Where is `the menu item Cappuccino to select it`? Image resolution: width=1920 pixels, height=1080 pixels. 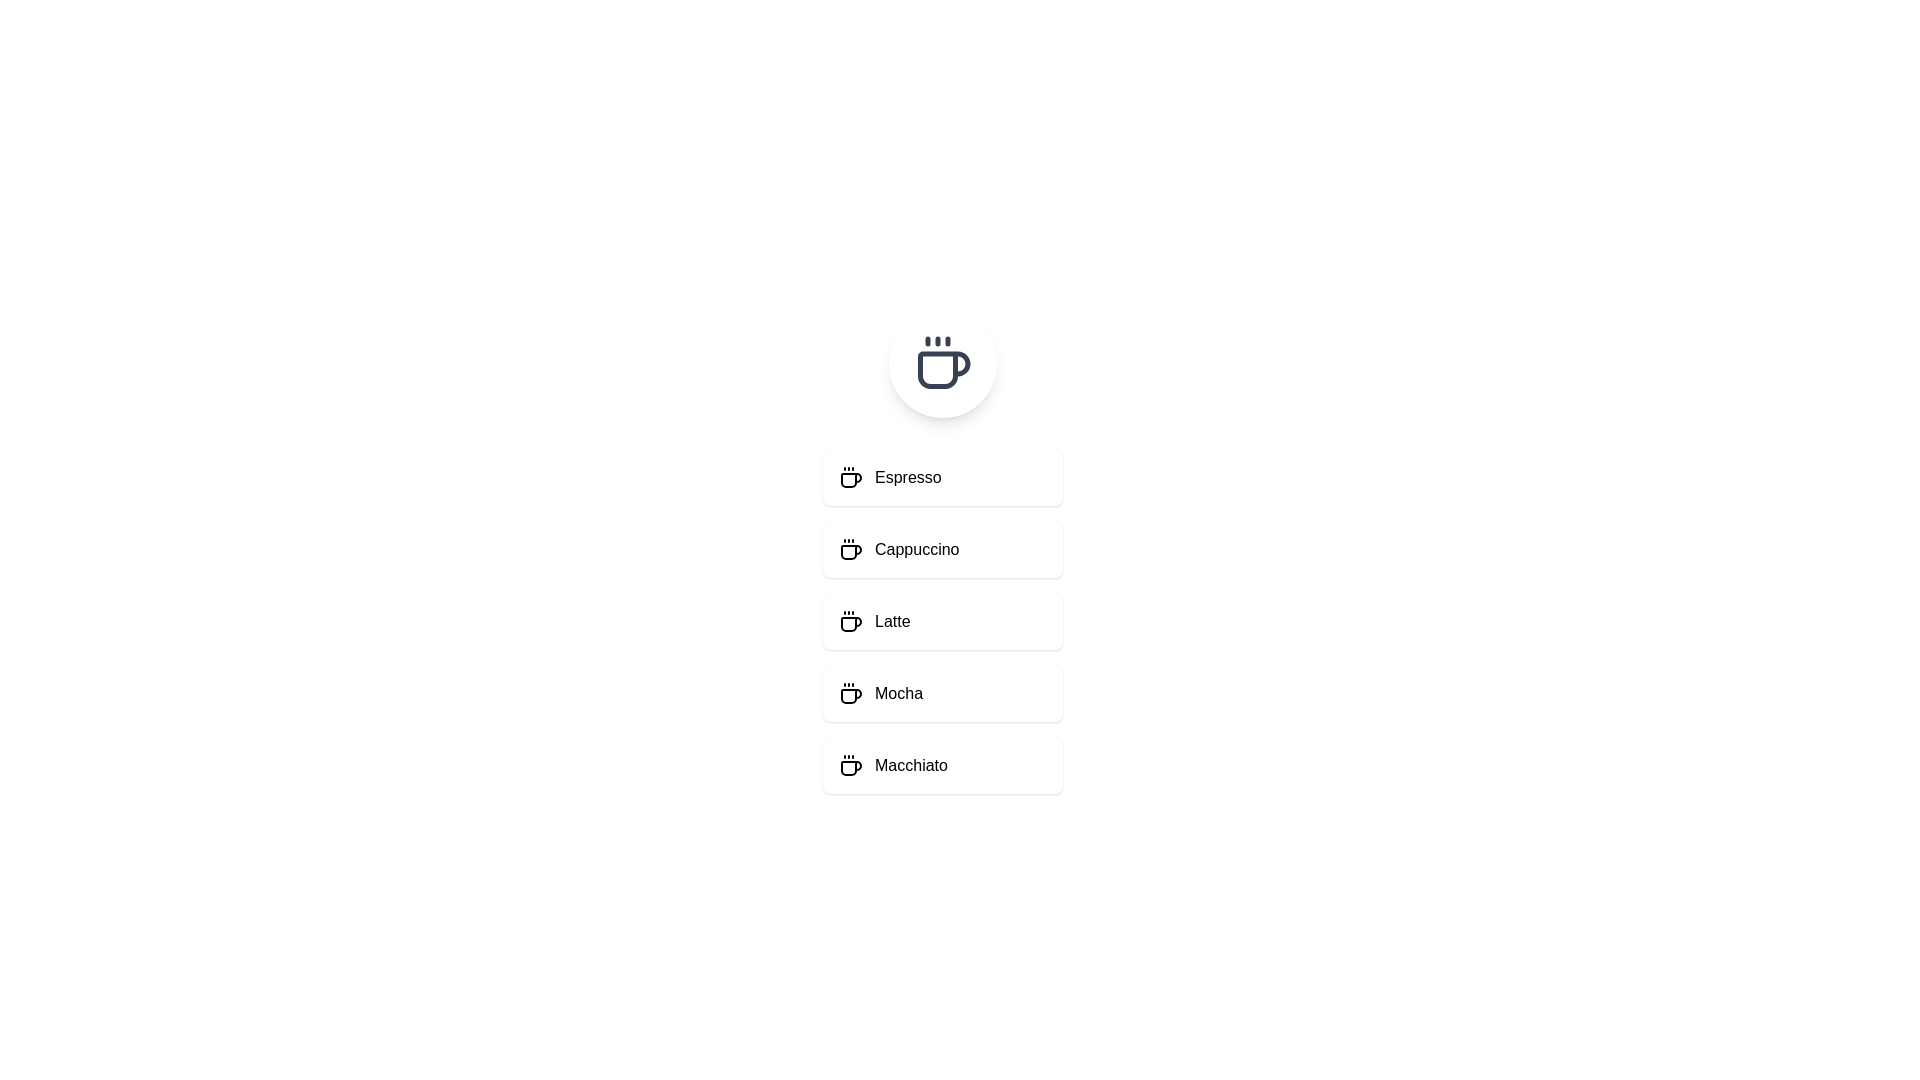 the menu item Cappuccino to select it is located at coordinates (941, 550).